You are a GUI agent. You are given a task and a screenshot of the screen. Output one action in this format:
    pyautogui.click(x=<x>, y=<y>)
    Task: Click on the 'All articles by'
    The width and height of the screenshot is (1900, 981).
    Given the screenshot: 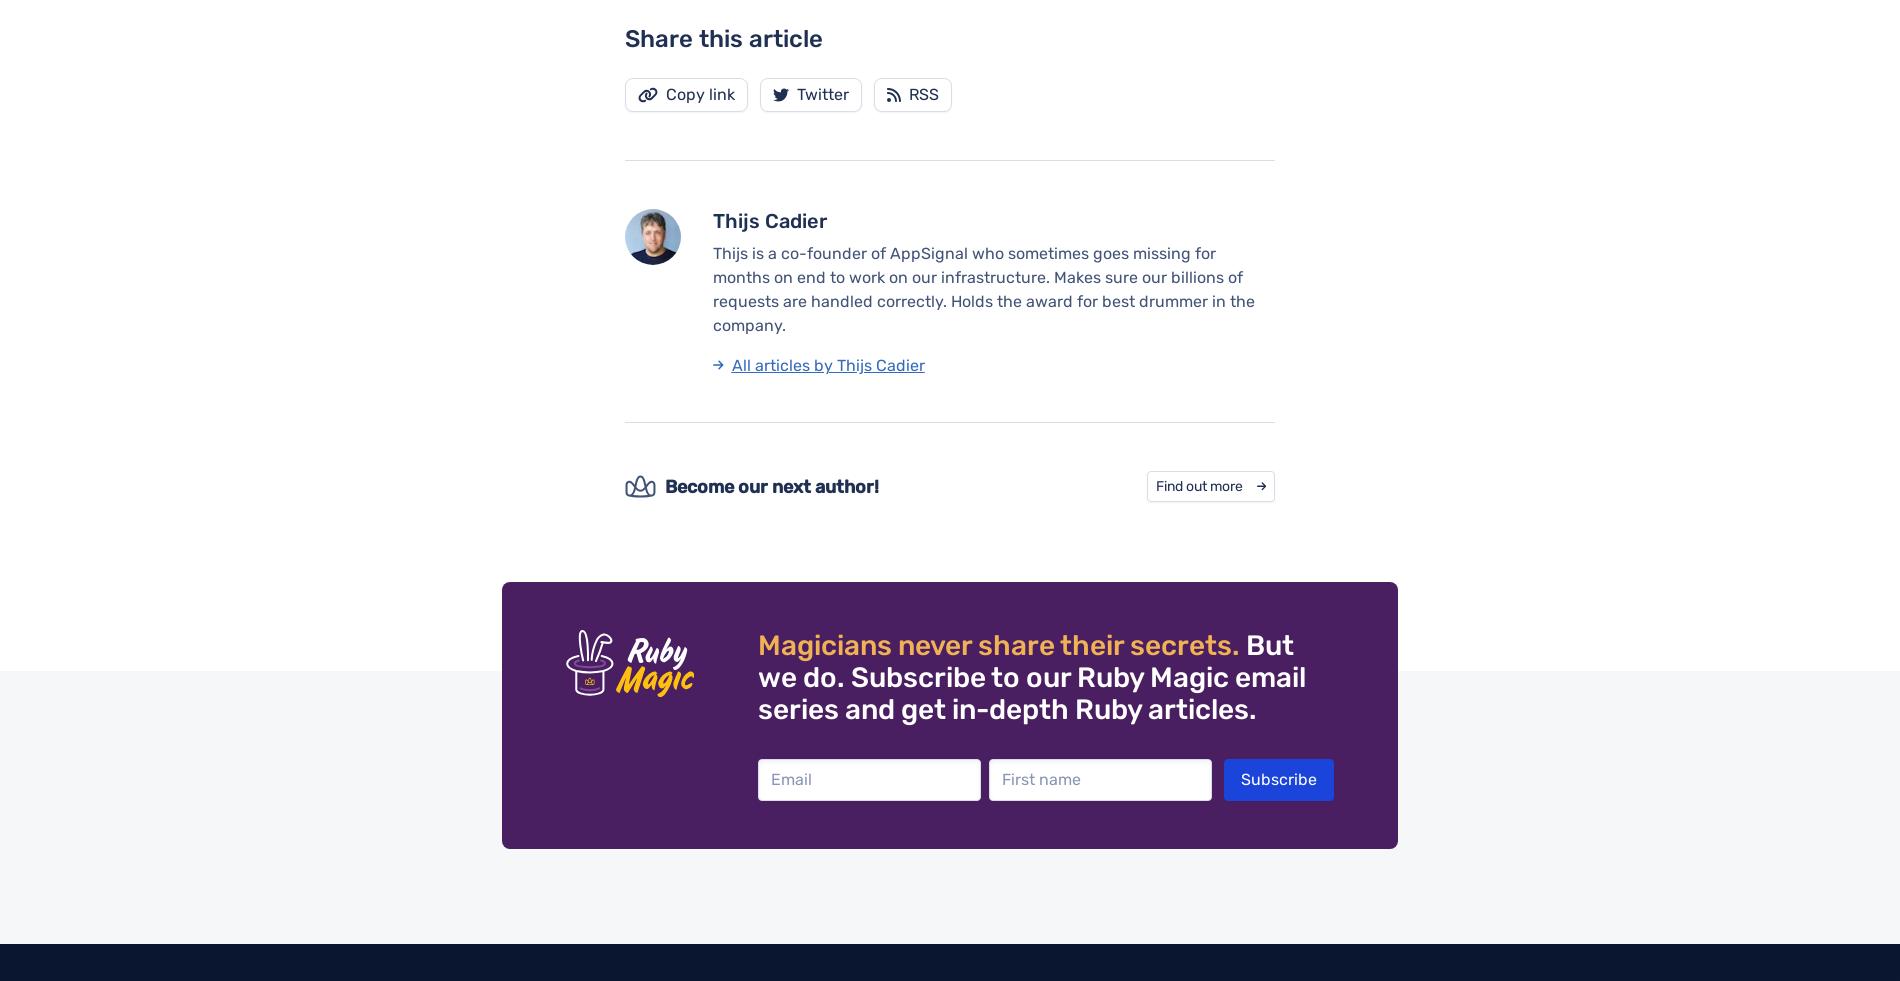 What is the action you would take?
    pyautogui.click(x=782, y=363)
    